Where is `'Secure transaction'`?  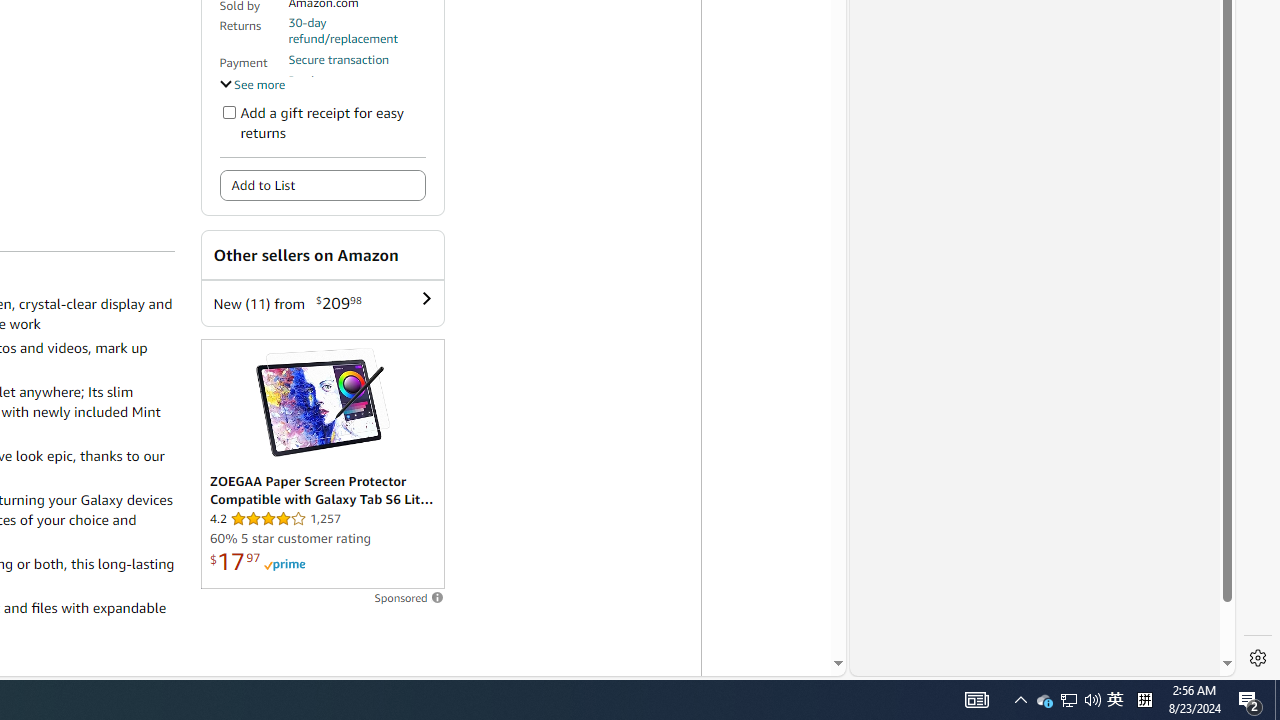
'Secure transaction' is located at coordinates (339, 58).